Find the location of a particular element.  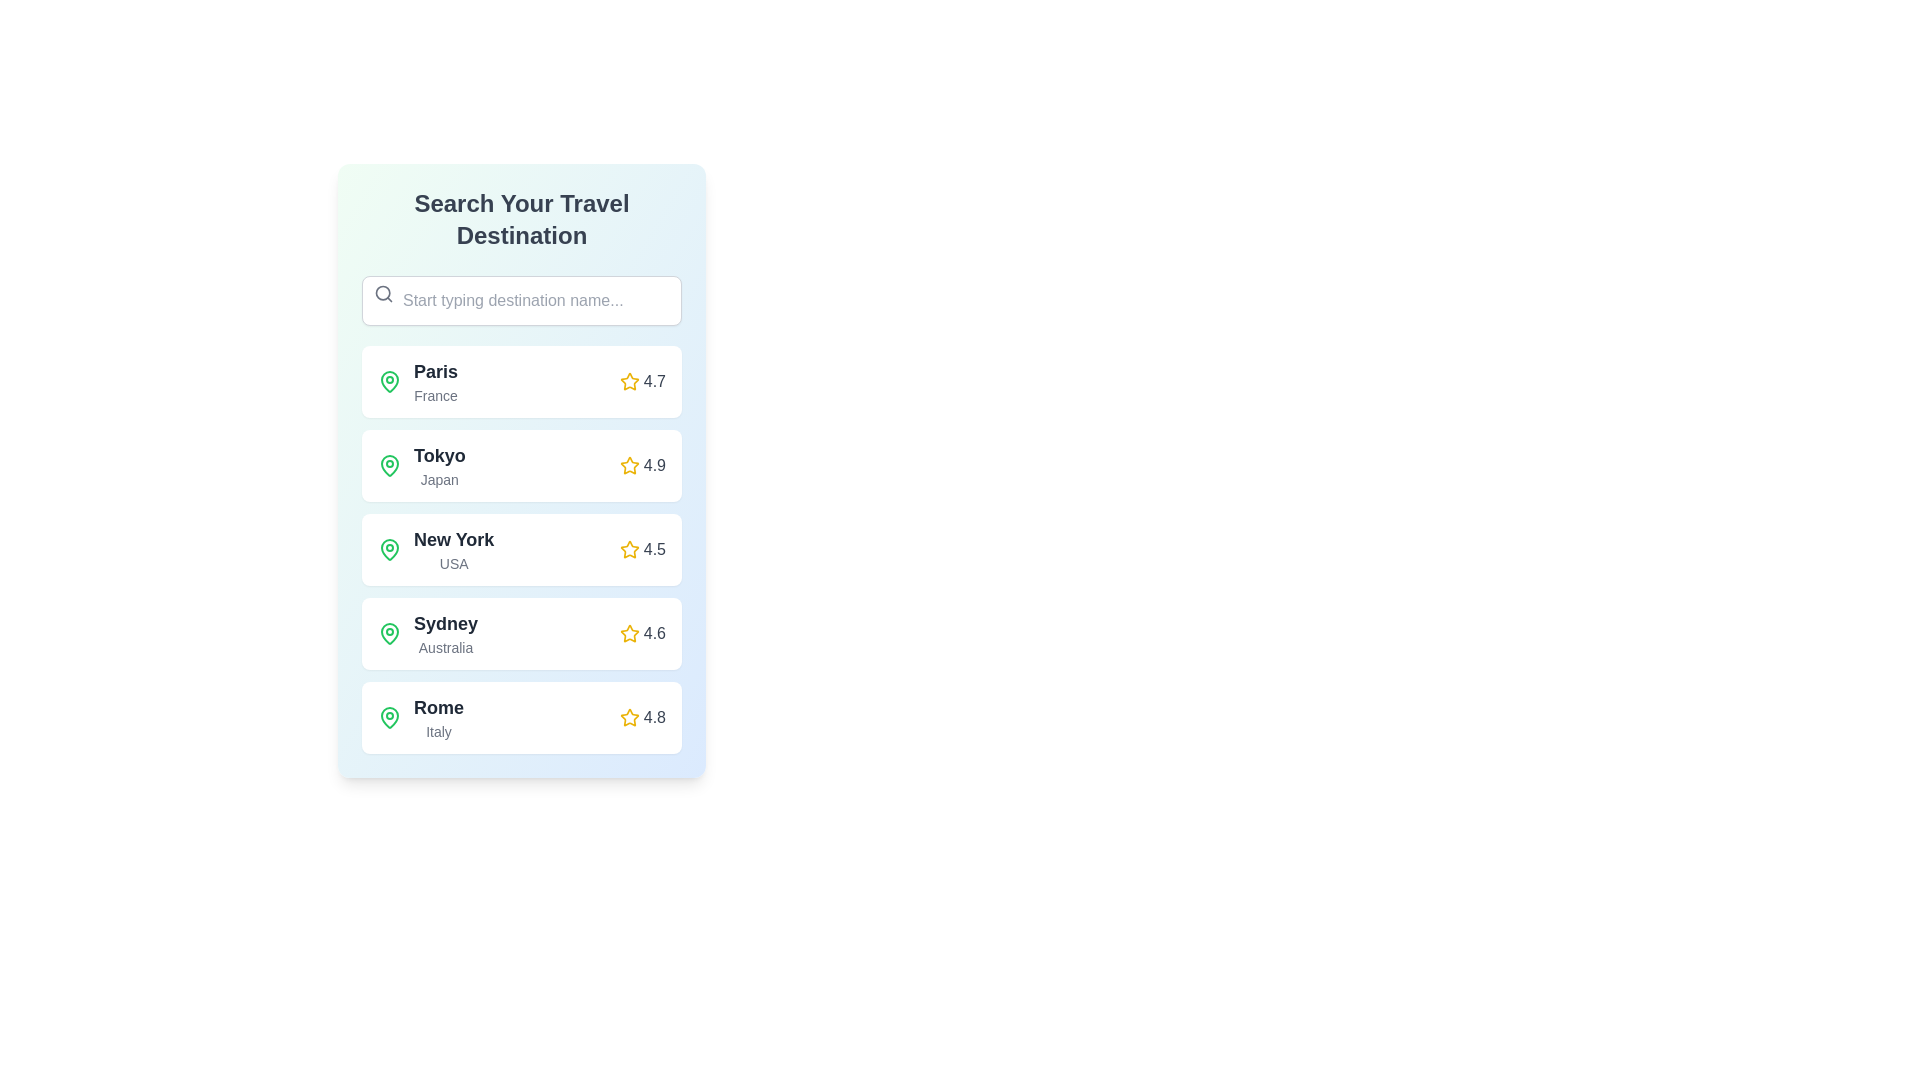

the map pin icon located in the fifth row of the travel destinations list, which is aligned with the text 'Rome' is located at coordinates (389, 716).